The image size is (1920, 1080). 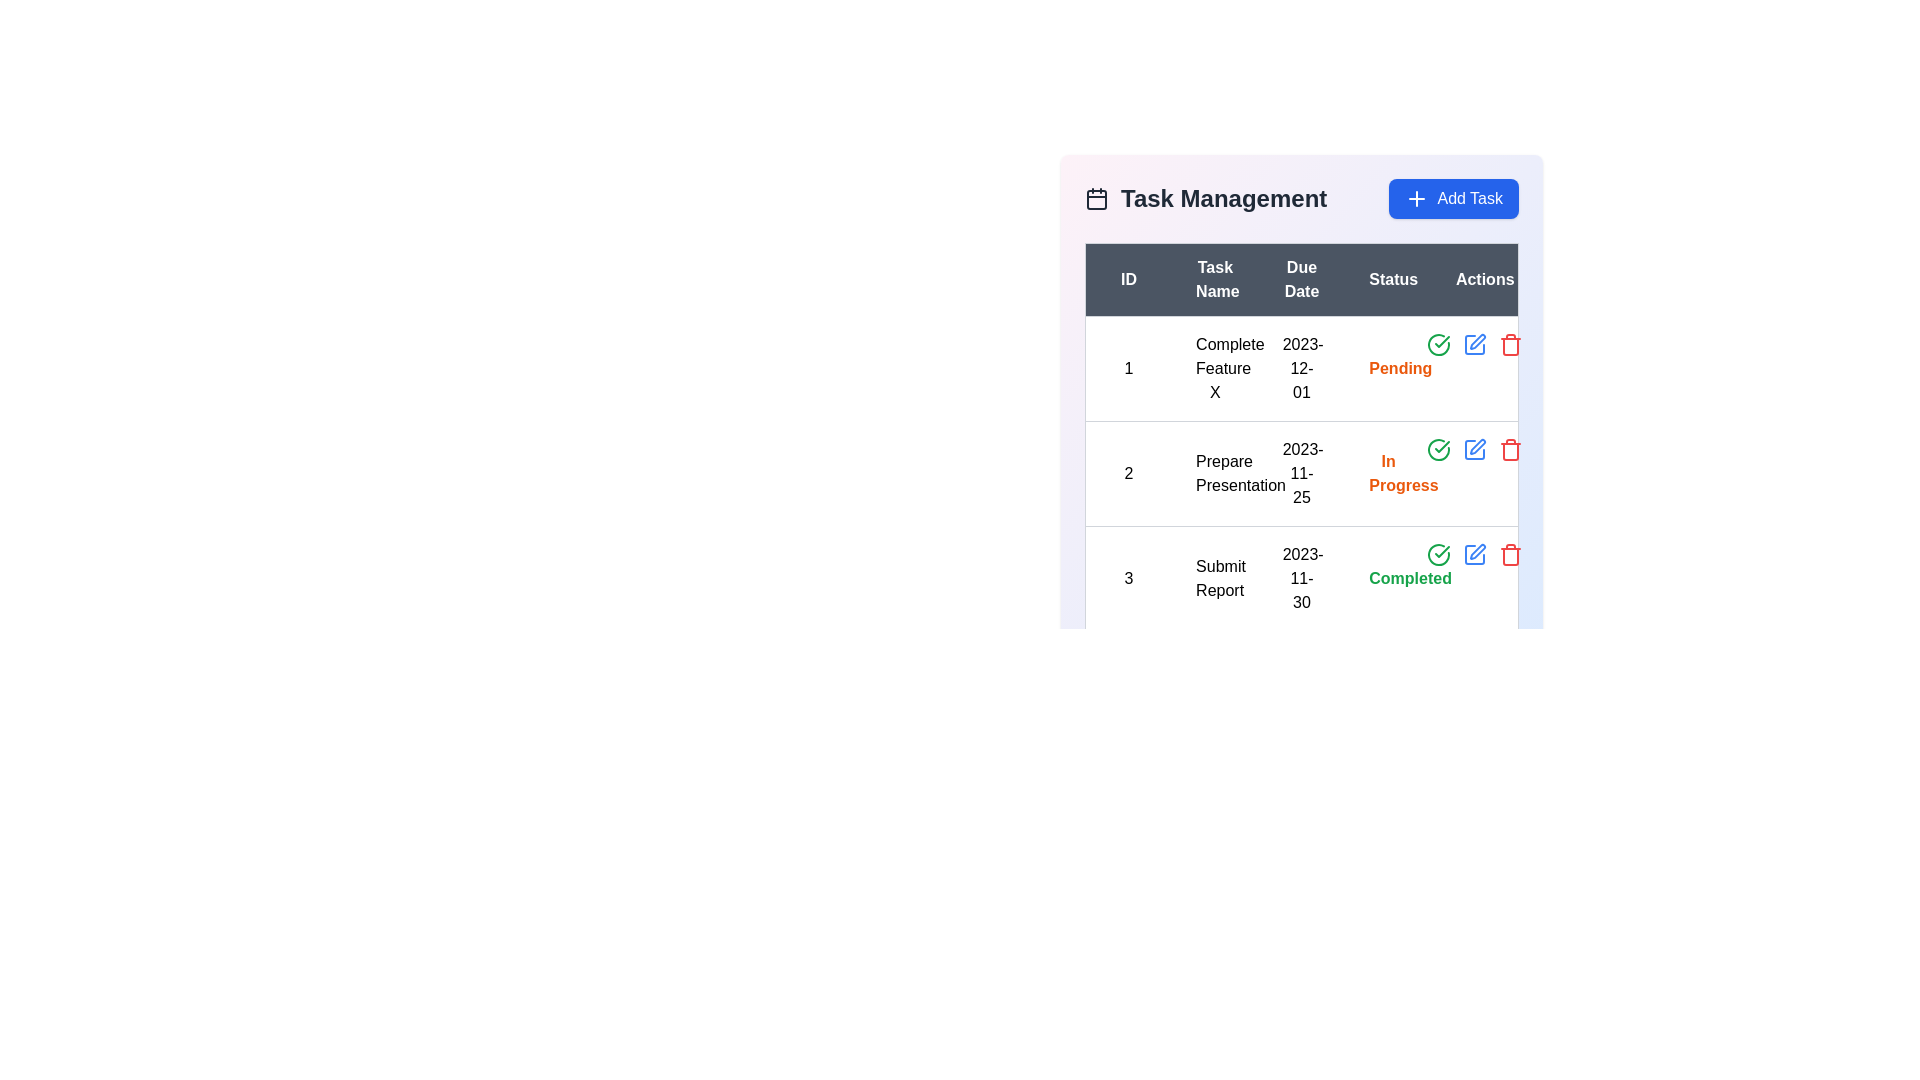 What do you see at coordinates (1474, 555) in the screenshot?
I see `the icon button located in the bottom-most row of the actions column to the right of the green checkmark icon and to the left of the red trashcan icon` at bounding box center [1474, 555].